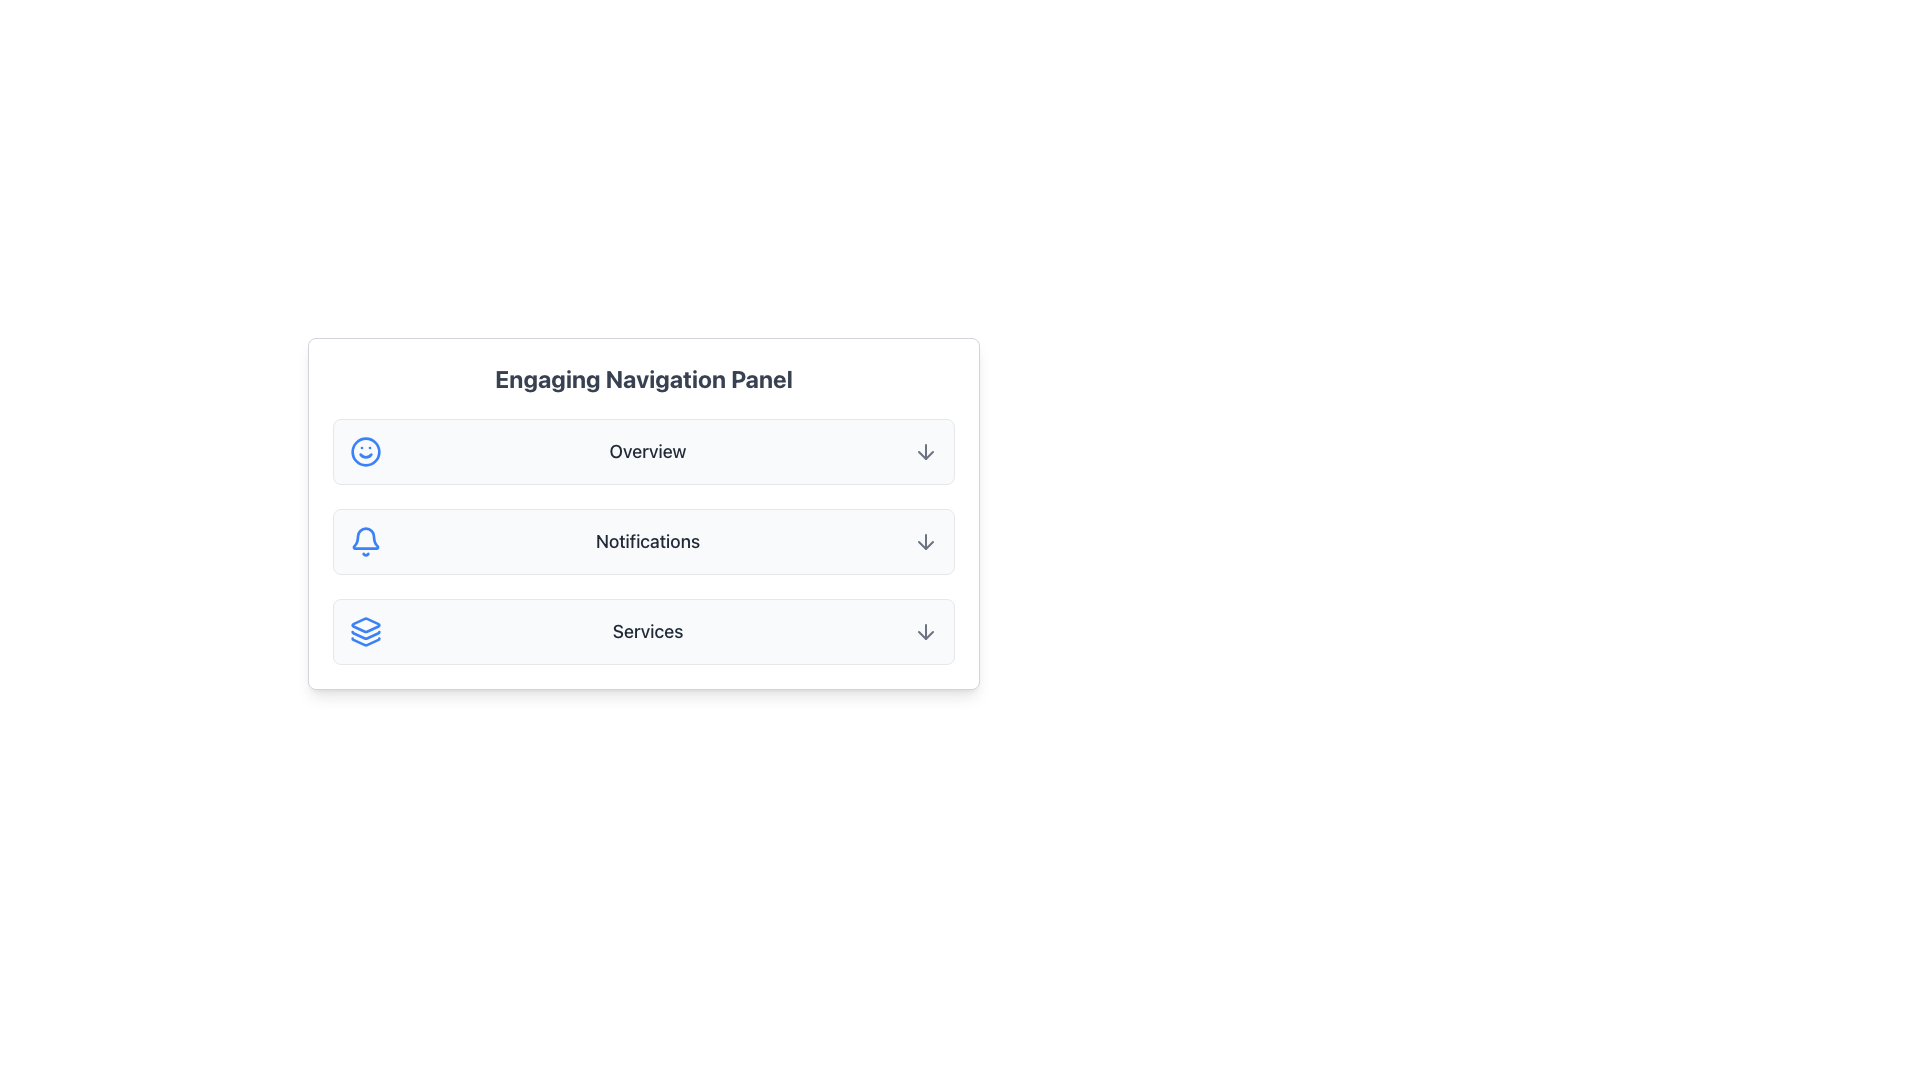 The width and height of the screenshot is (1920, 1080). I want to click on the icon with a blue outline resembling two stacked layers with rounded edges, located in the third row of the navigation panel below the 'Notifications' section, adjacent to the label 'Services', so click(365, 624).